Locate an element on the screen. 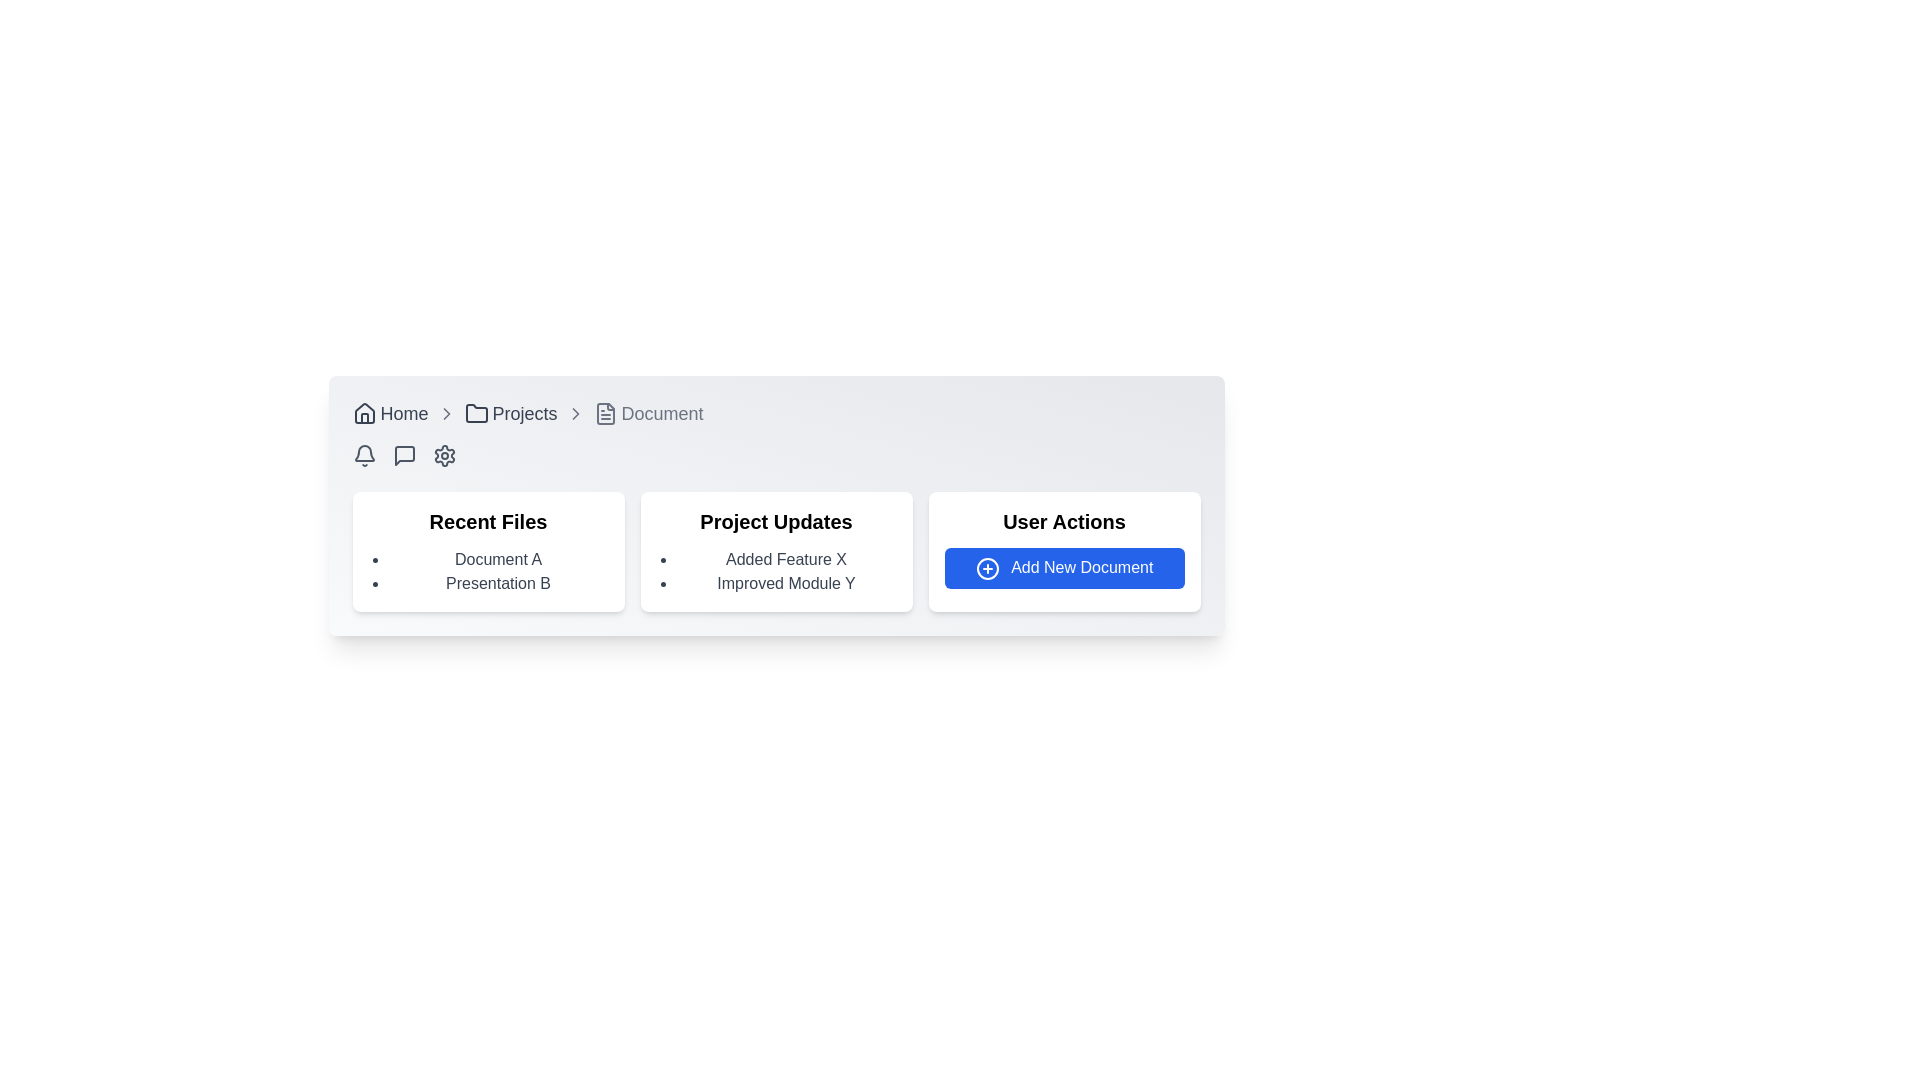 This screenshot has width=1920, height=1080. the folder icon located in the breadcrumb navigation bar, positioned between the 'Projects' and 'Document' links is located at coordinates (475, 412).